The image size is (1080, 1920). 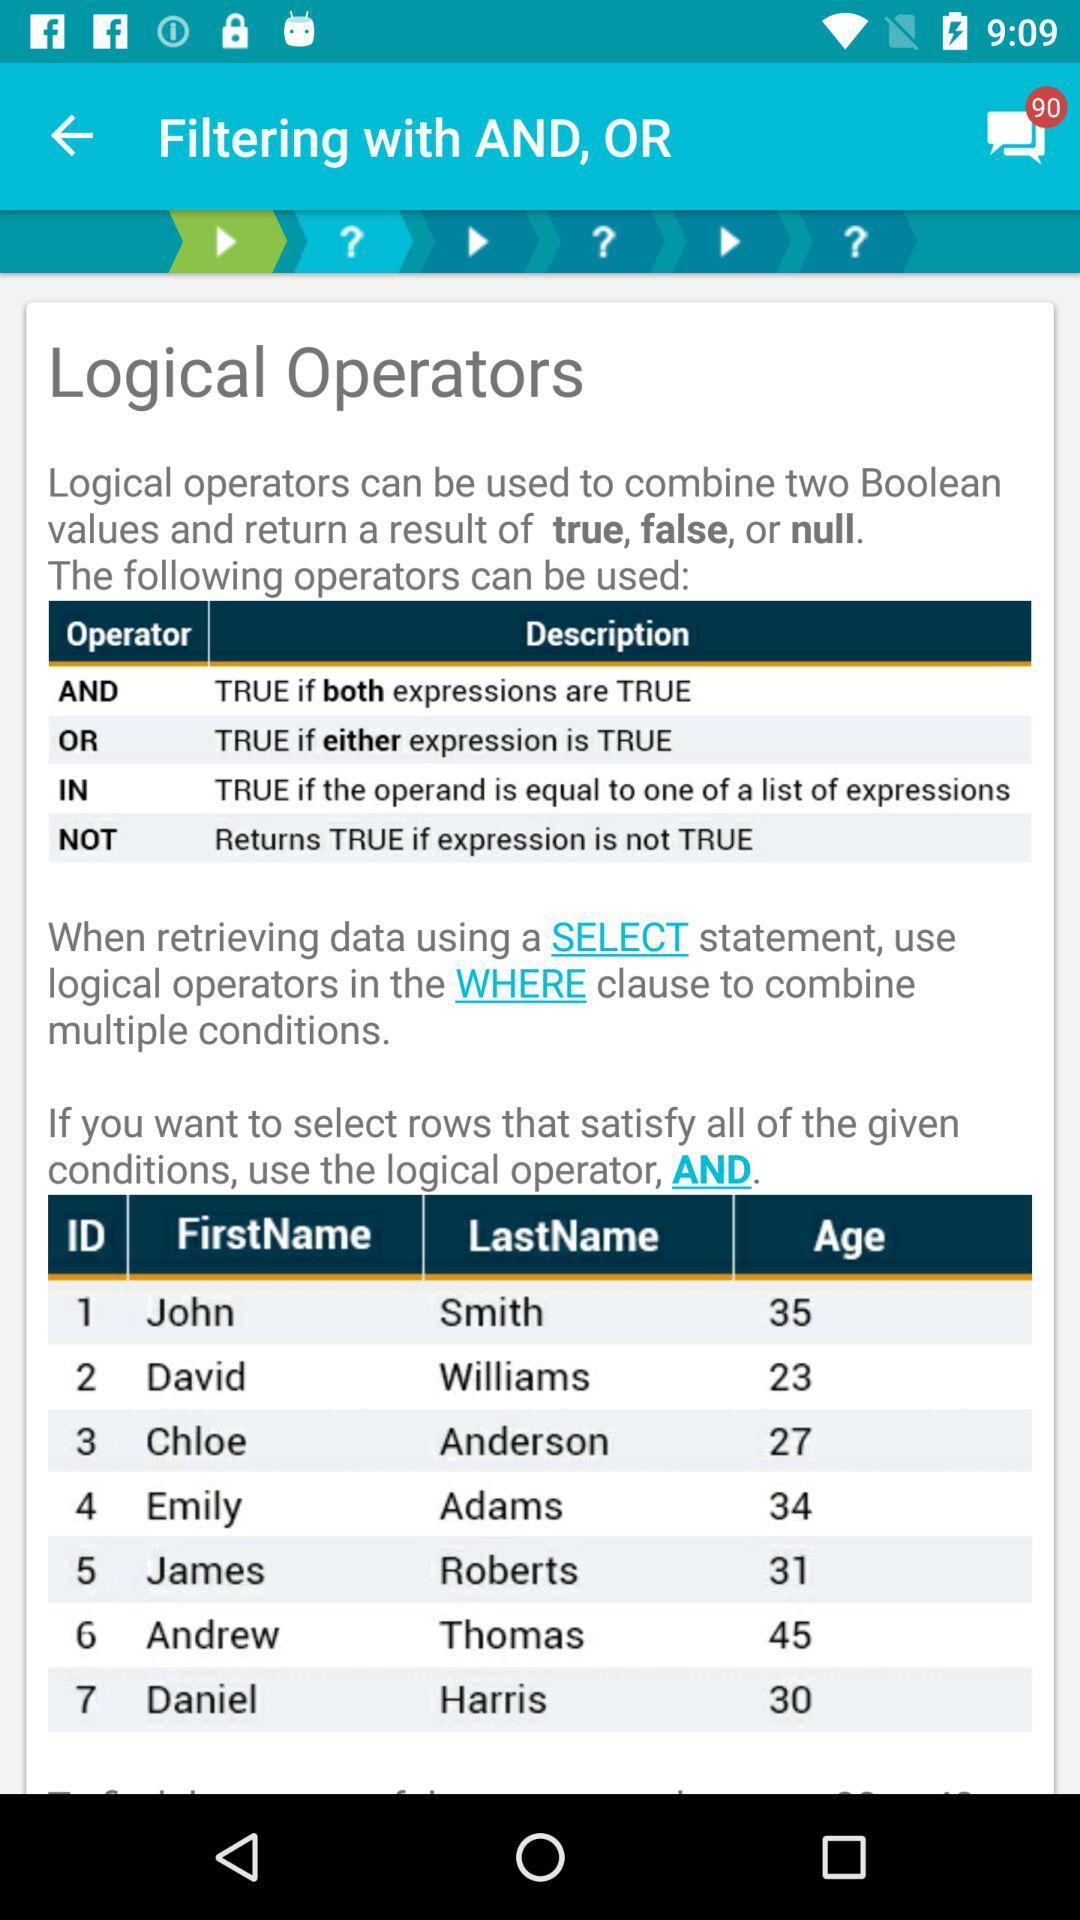 What do you see at coordinates (224, 240) in the screenshot?
I see `go forward` at bounding box center [224, 240].